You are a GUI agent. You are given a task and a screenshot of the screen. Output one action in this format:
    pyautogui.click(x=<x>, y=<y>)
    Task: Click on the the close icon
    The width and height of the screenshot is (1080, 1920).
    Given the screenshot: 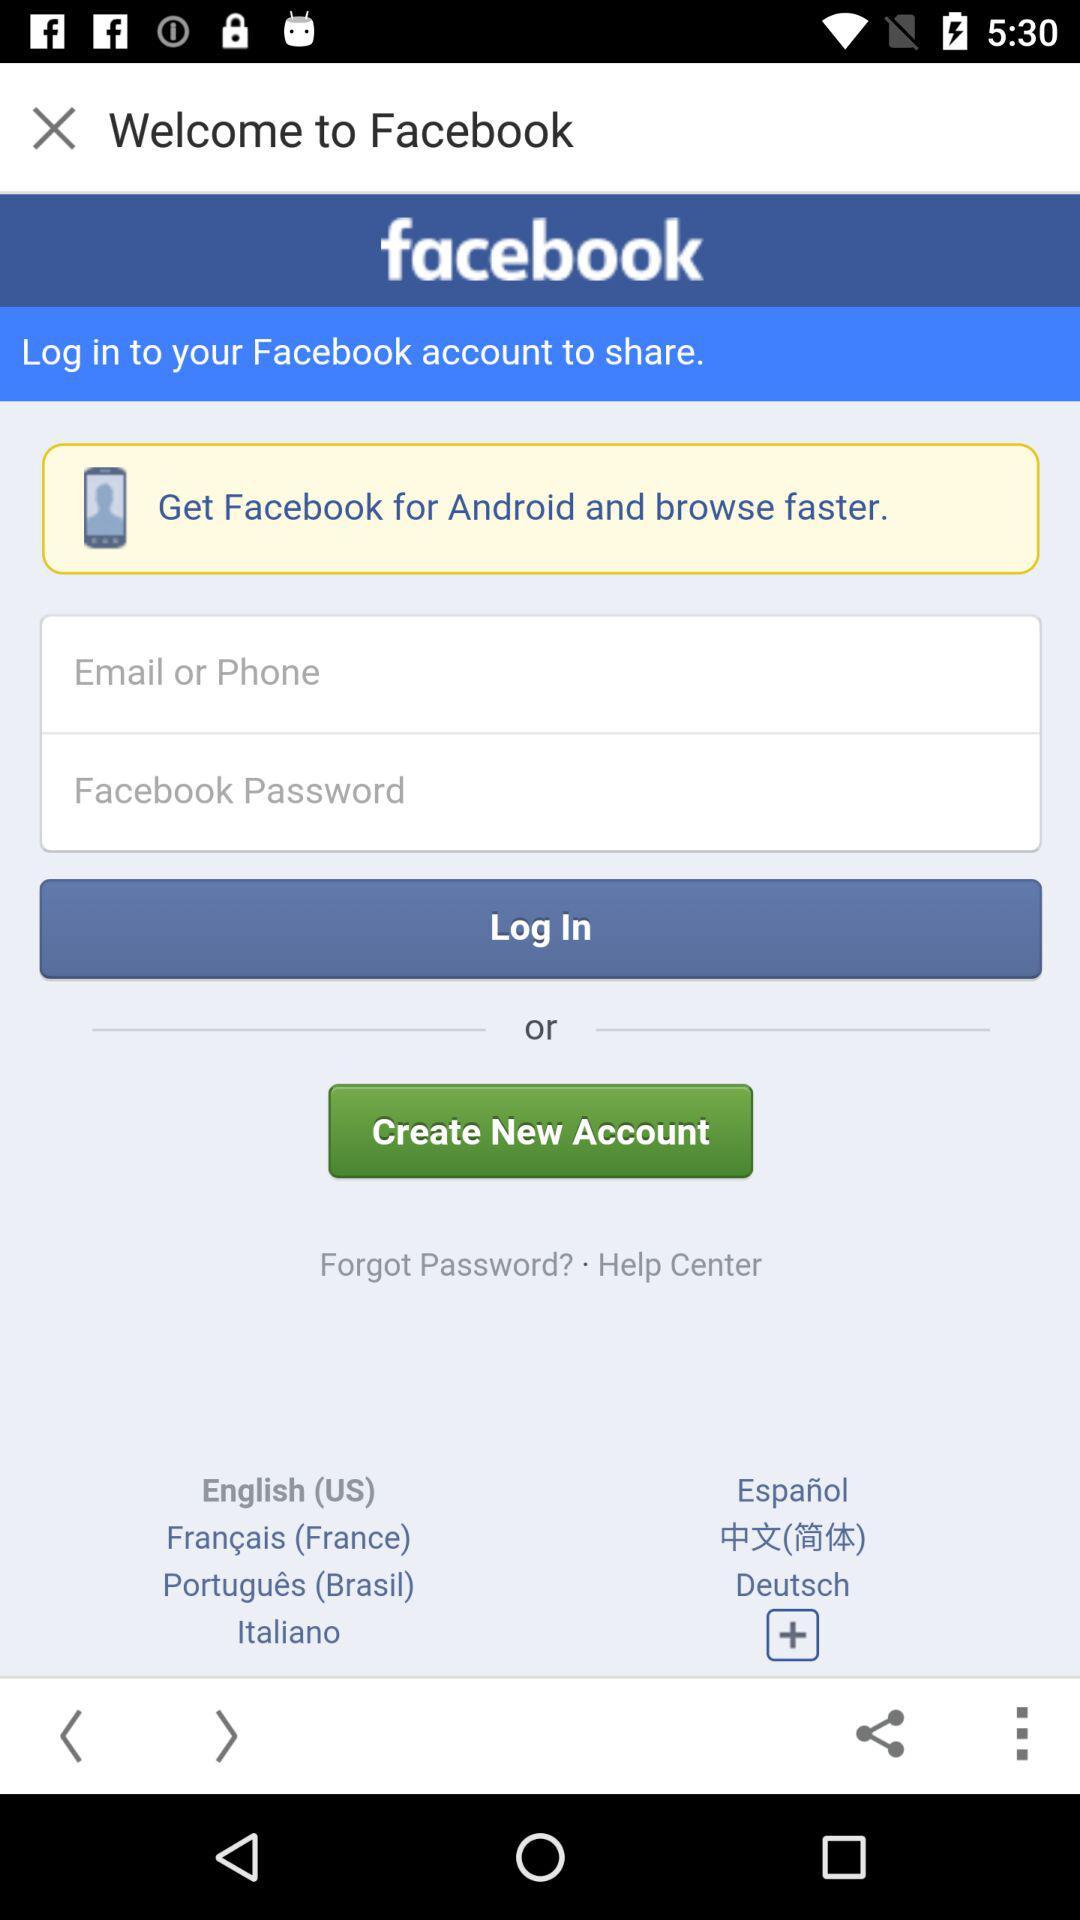 What is the action you would take?
    pyautogui.click(x=53, y=127)
    